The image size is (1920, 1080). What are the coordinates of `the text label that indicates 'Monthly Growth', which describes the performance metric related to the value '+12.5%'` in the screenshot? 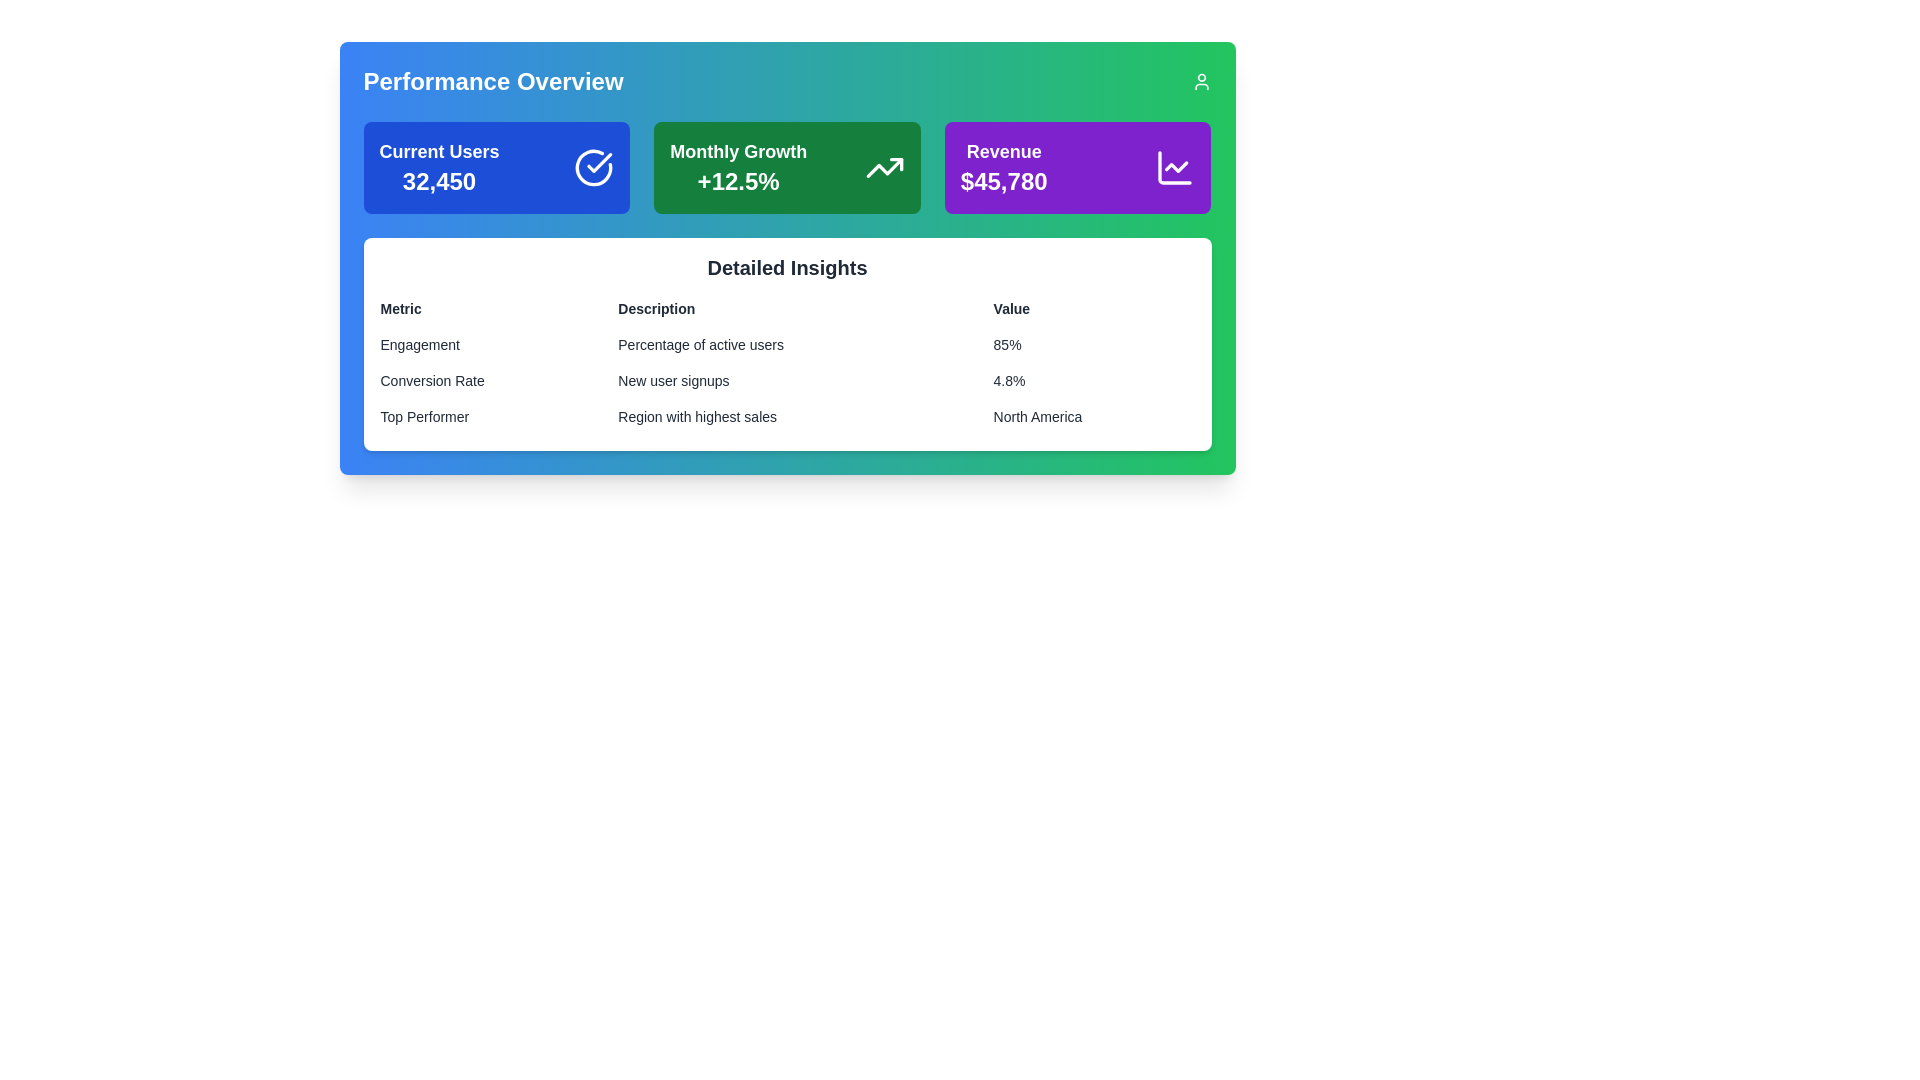 It's located at (737, 150).